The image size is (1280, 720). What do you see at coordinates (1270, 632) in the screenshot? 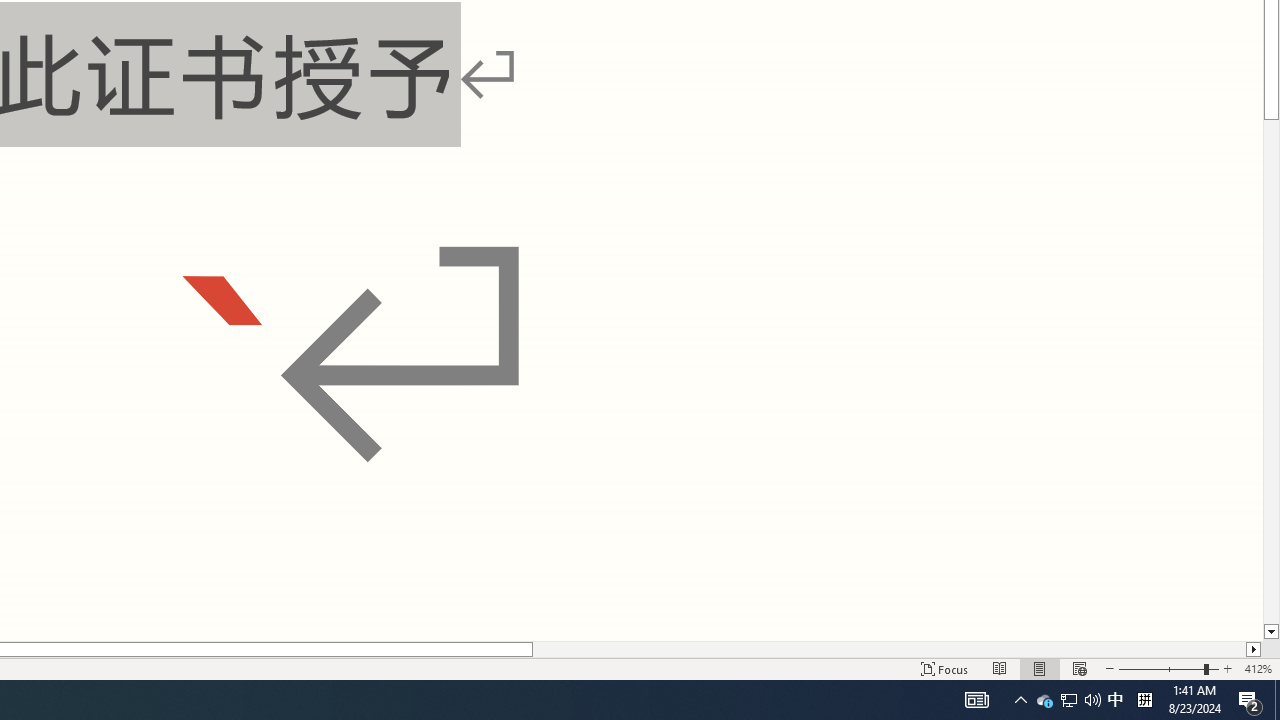
I see `'Line down'` at bounding box center [1270, 632].